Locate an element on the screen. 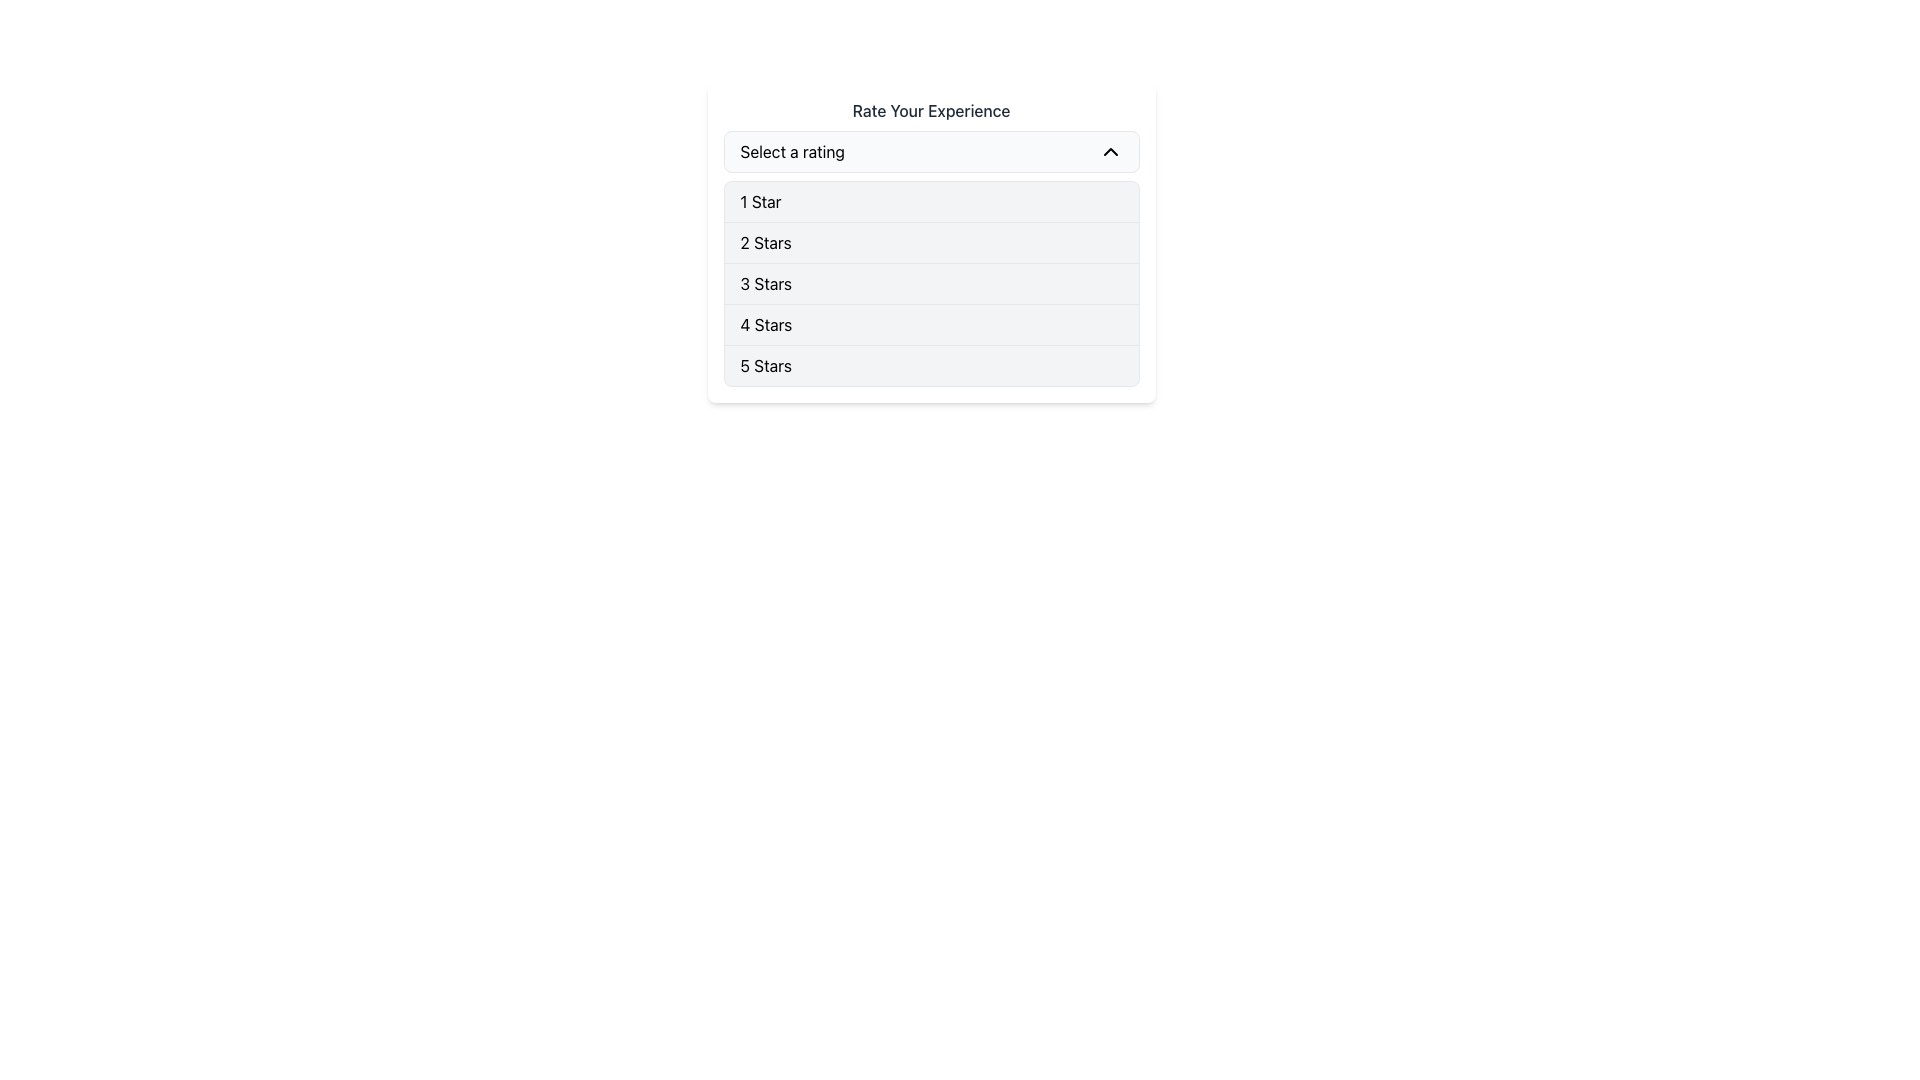 The image size is (1920, 1080). the dropdown menu labeled 'Select a rating' is located at coordinates (930, 150).